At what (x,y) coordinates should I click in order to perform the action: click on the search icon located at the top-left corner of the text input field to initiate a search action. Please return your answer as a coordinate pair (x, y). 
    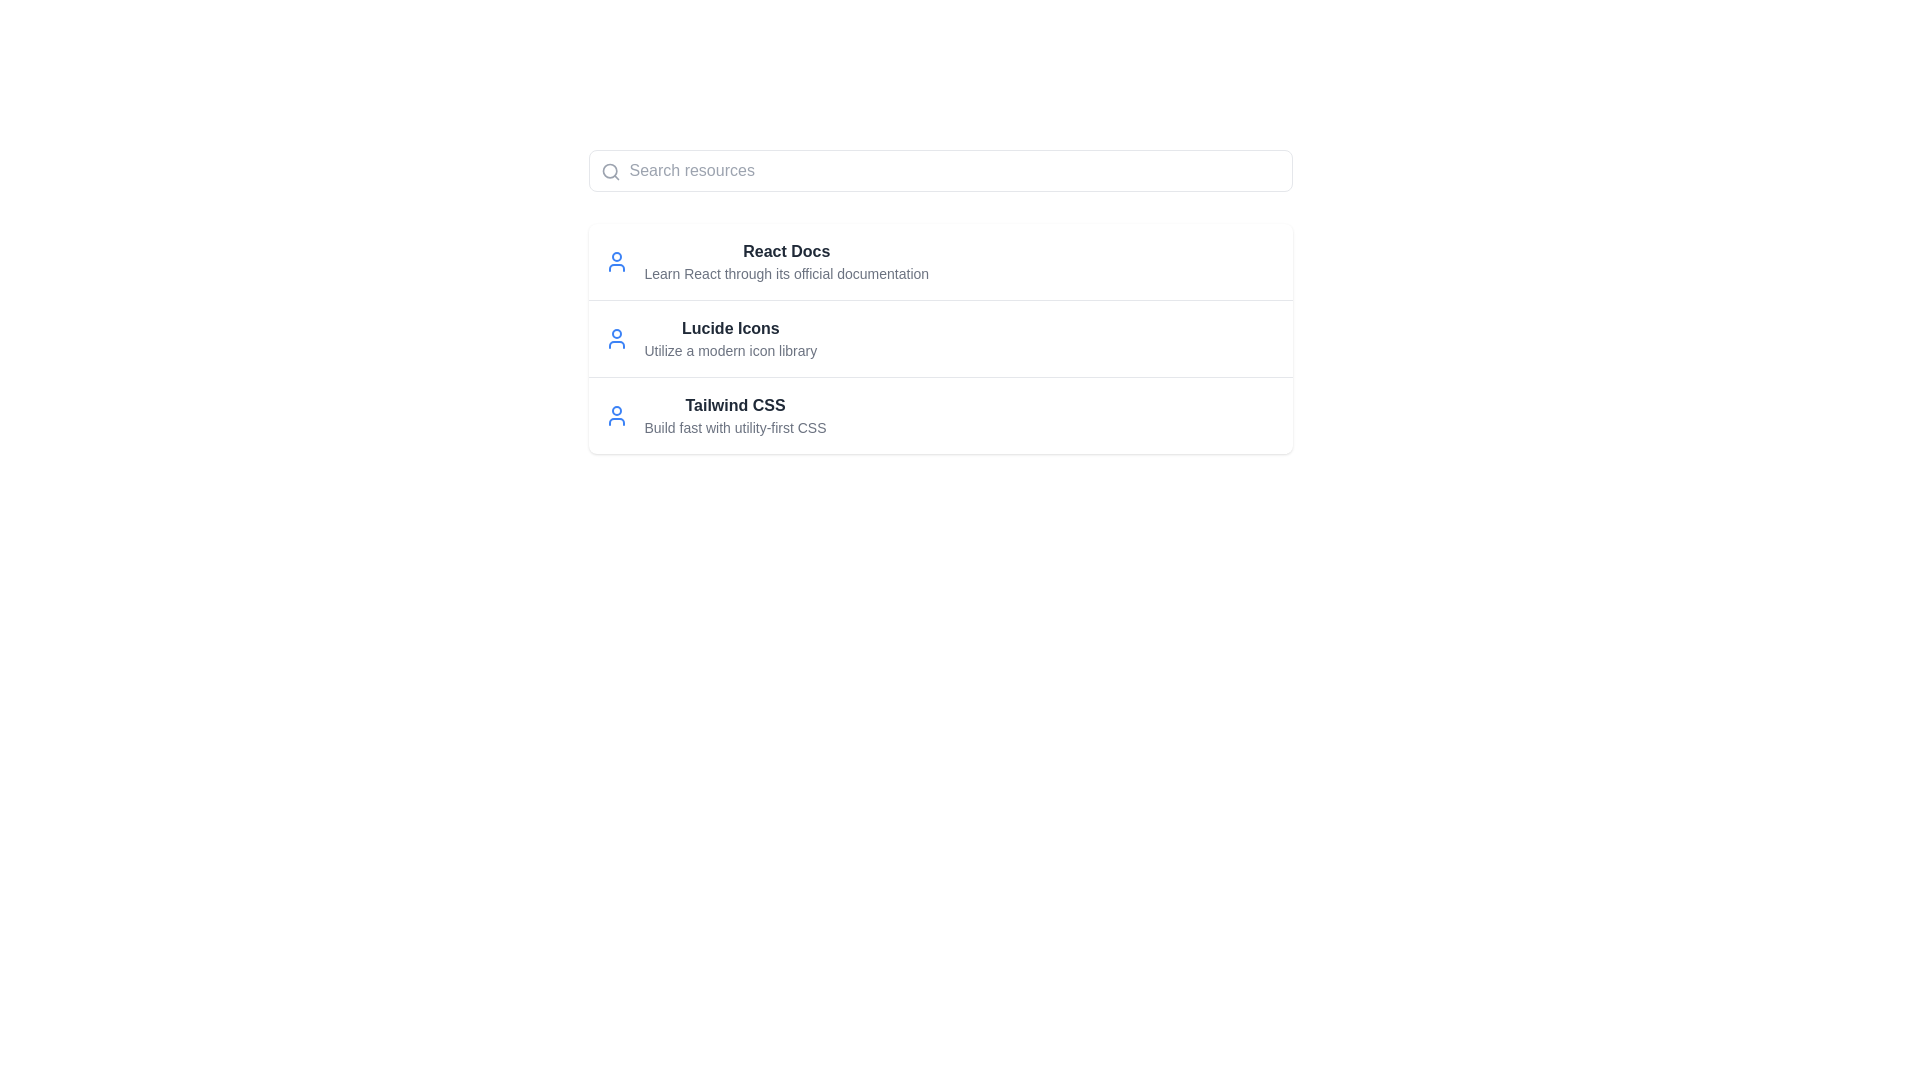
    Looking at the image, I should click on (609, 171).